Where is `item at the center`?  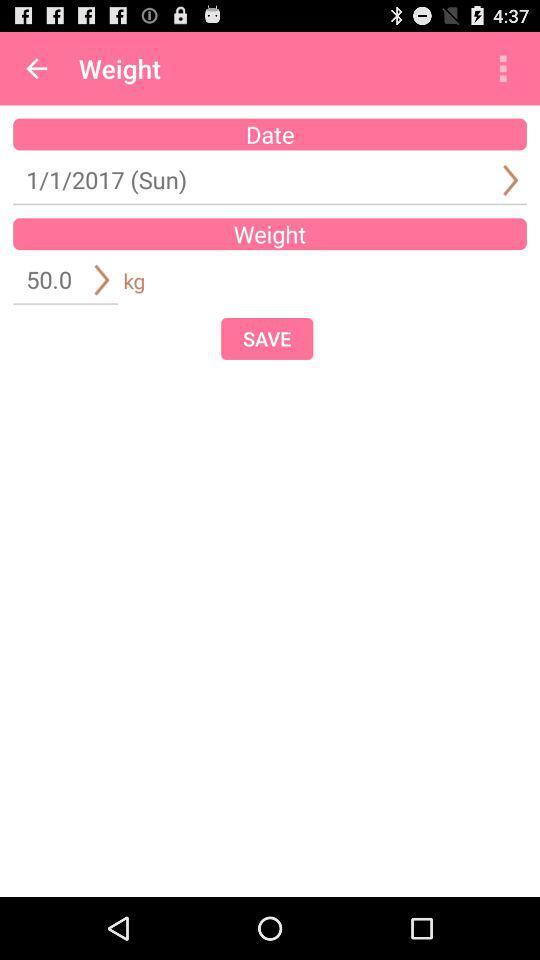
item at the center is located at coordinates (267, 338).